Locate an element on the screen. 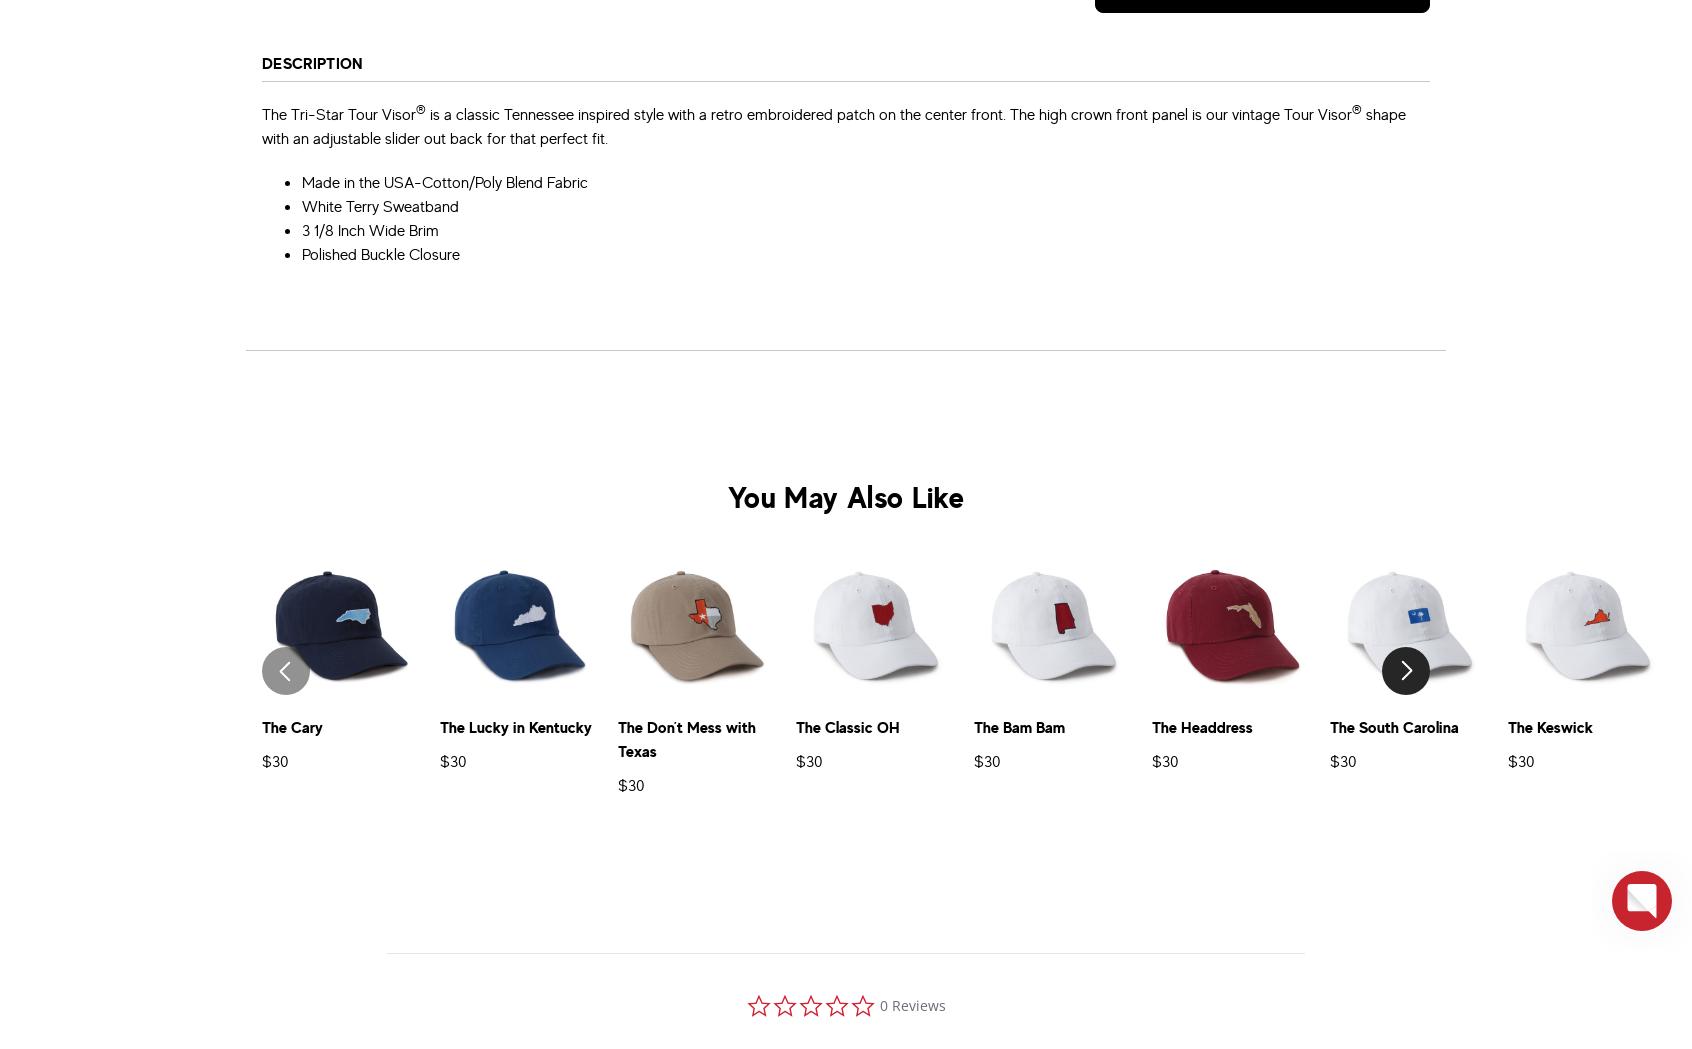  'The Cary' is located at coordinates (291, 726).